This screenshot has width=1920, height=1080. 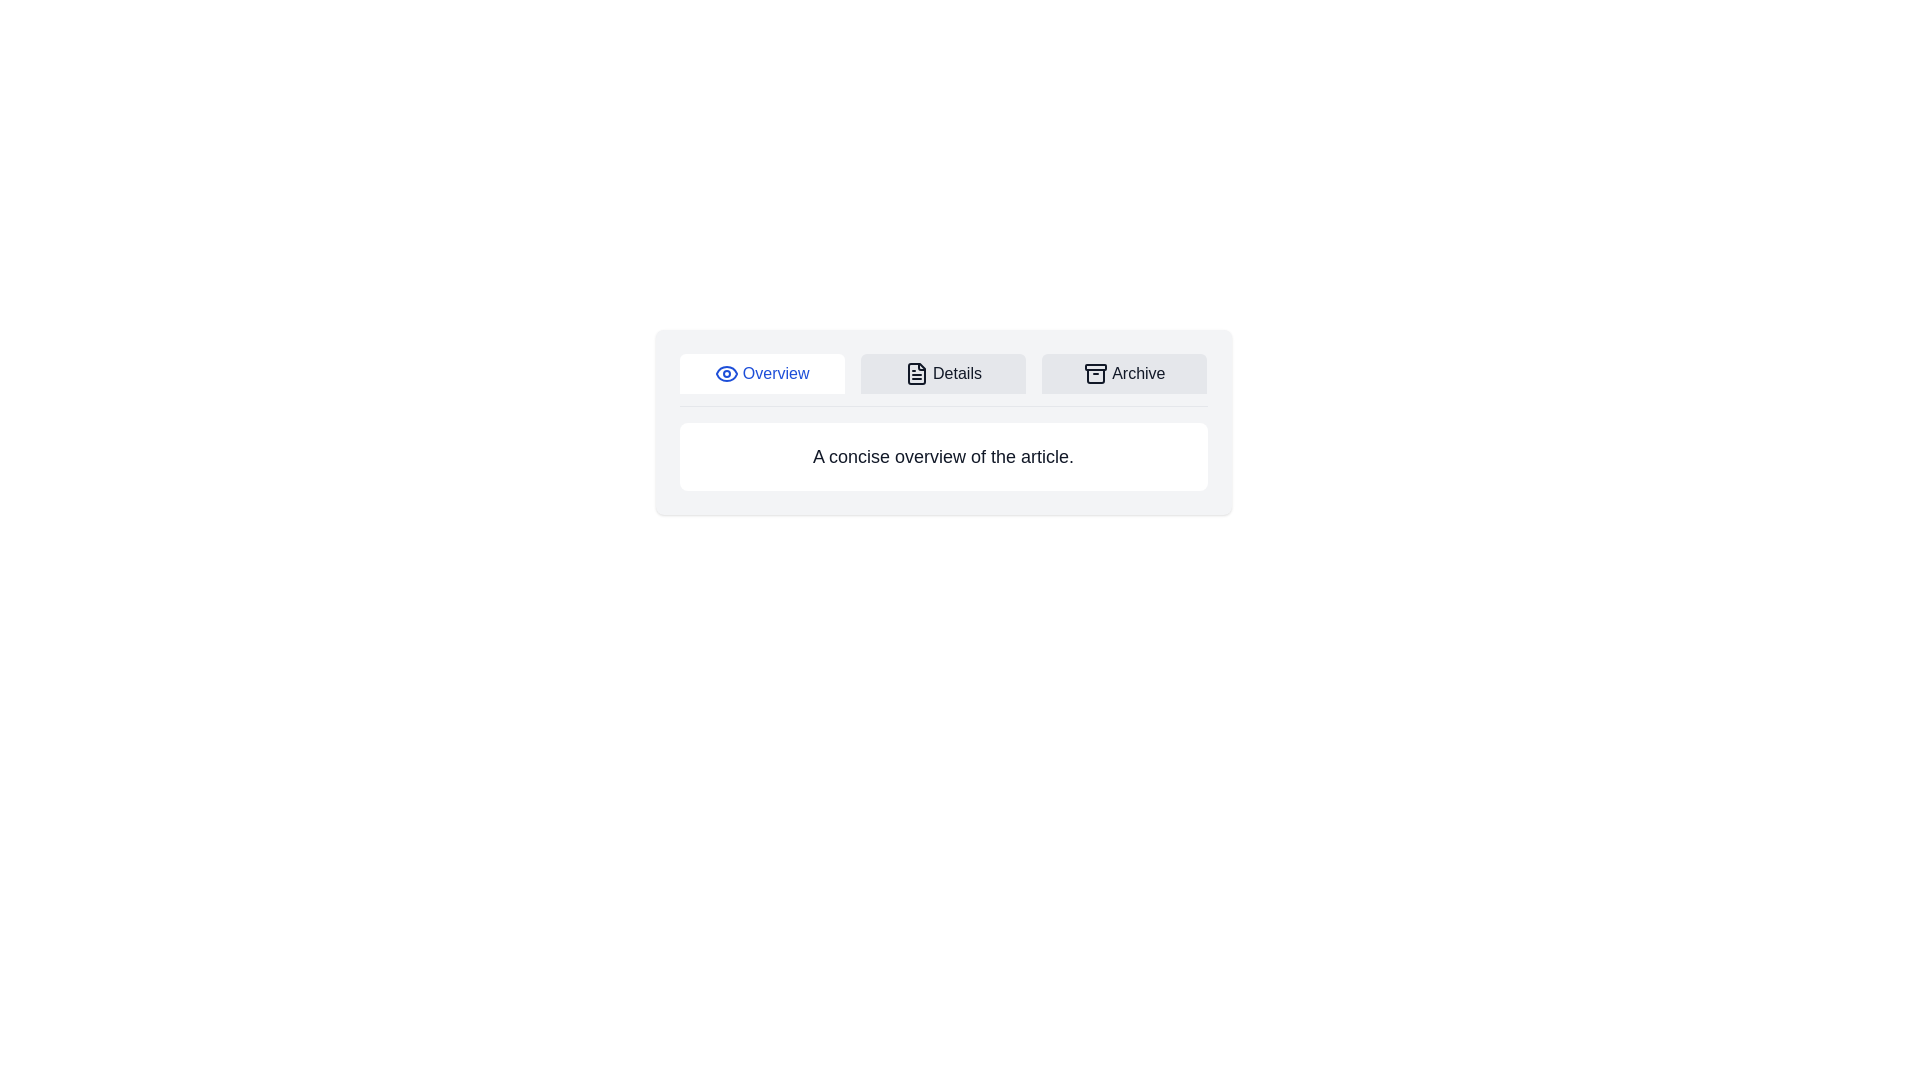 I want to click on the Overview tab to see the highlighting effect, so click(x=761, y=374).